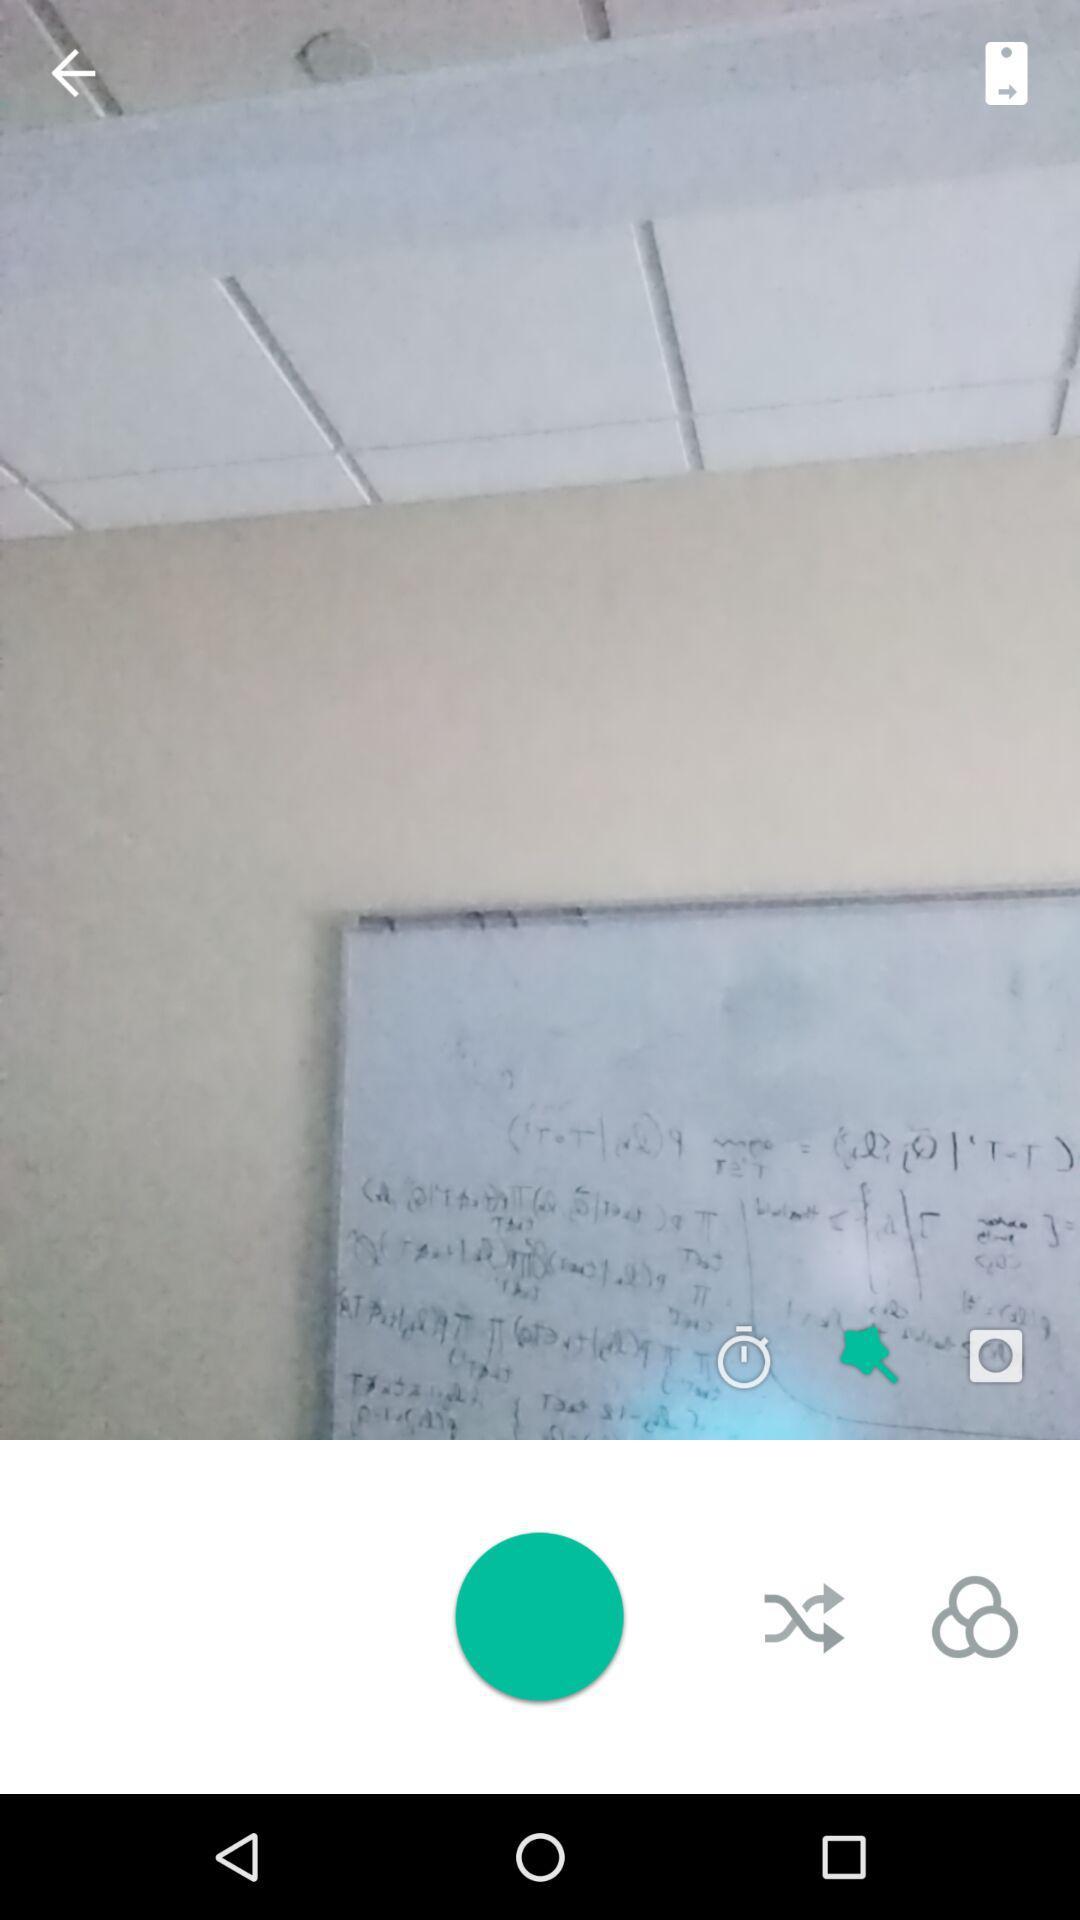 The height and width of the screenshot is (1920, 1080). What do you see at coordinates (72, 73) in the screenshot?
I see `the arrow_backward icon` at bounding box center [72, 73].